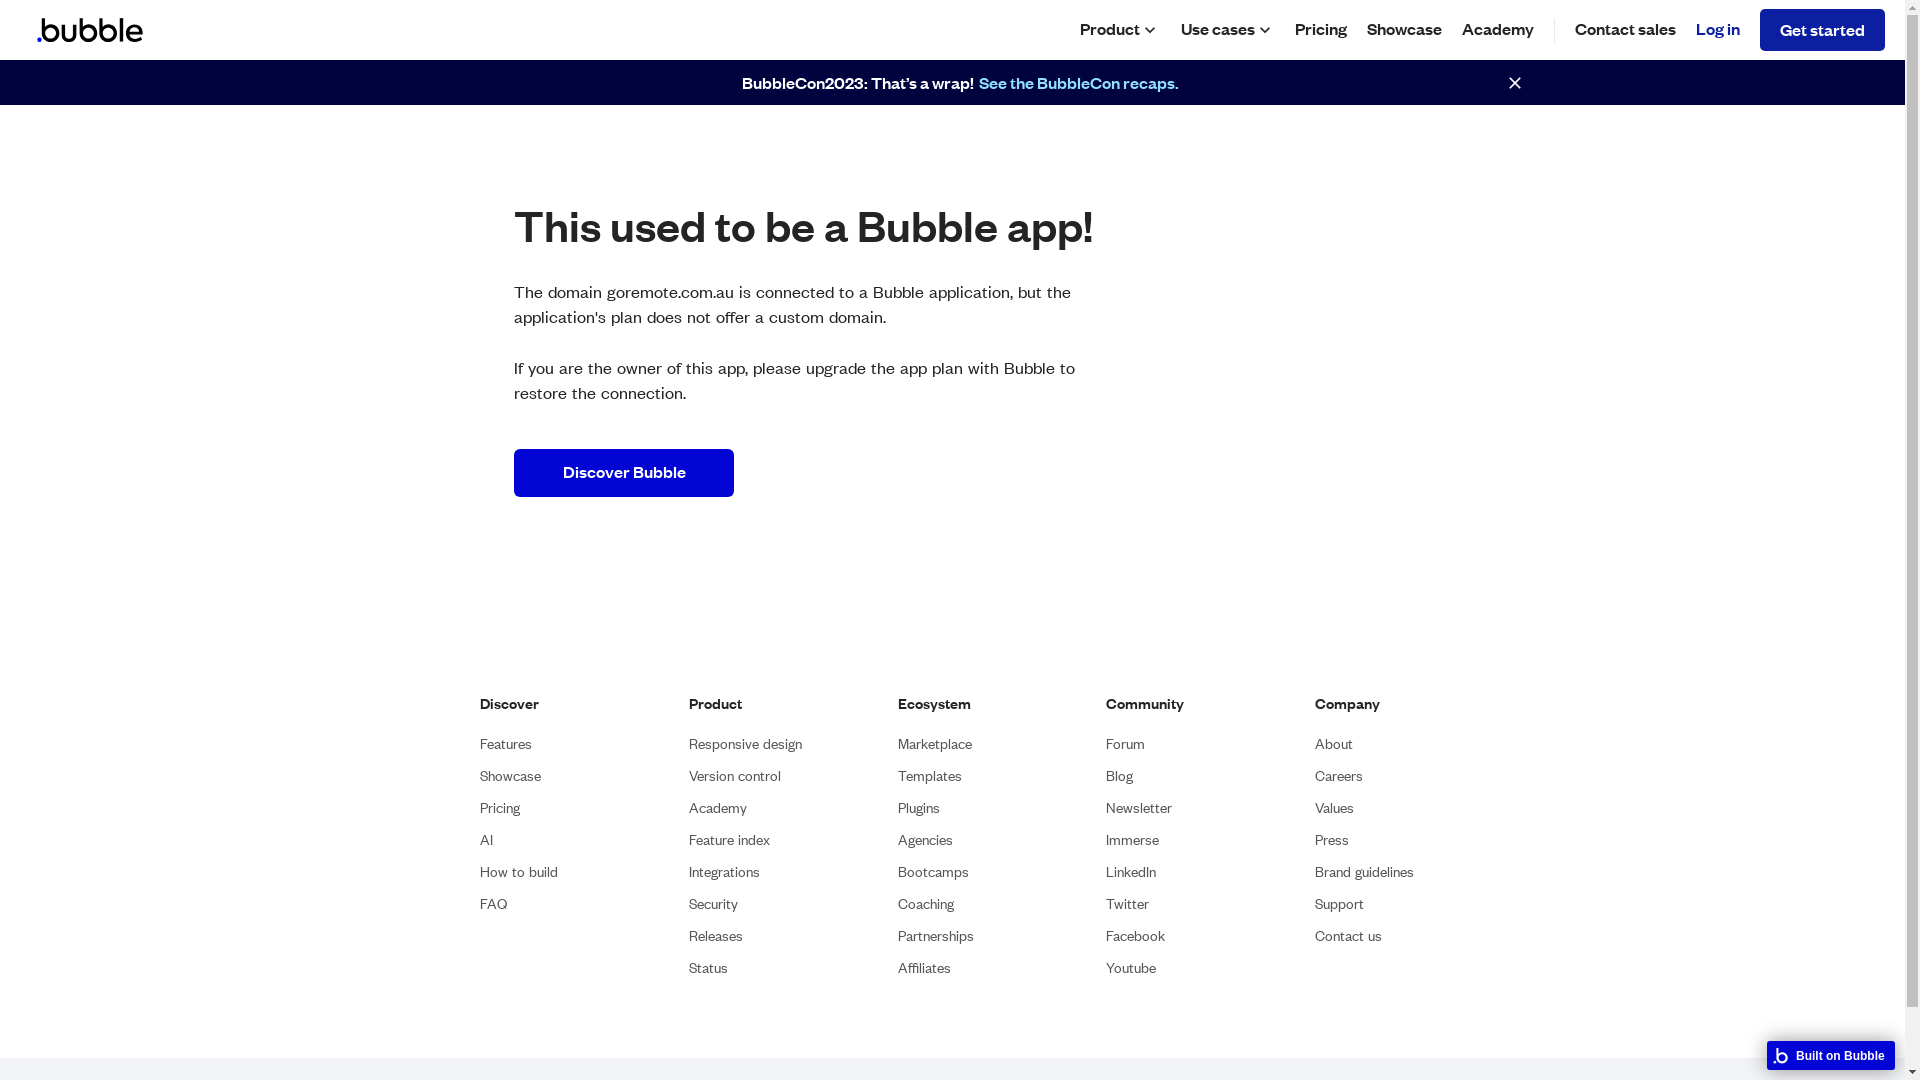  What do you see at coordinates (518, 870) in the screenshot?
I see `'How to build'` at bounding box center [518, 870].